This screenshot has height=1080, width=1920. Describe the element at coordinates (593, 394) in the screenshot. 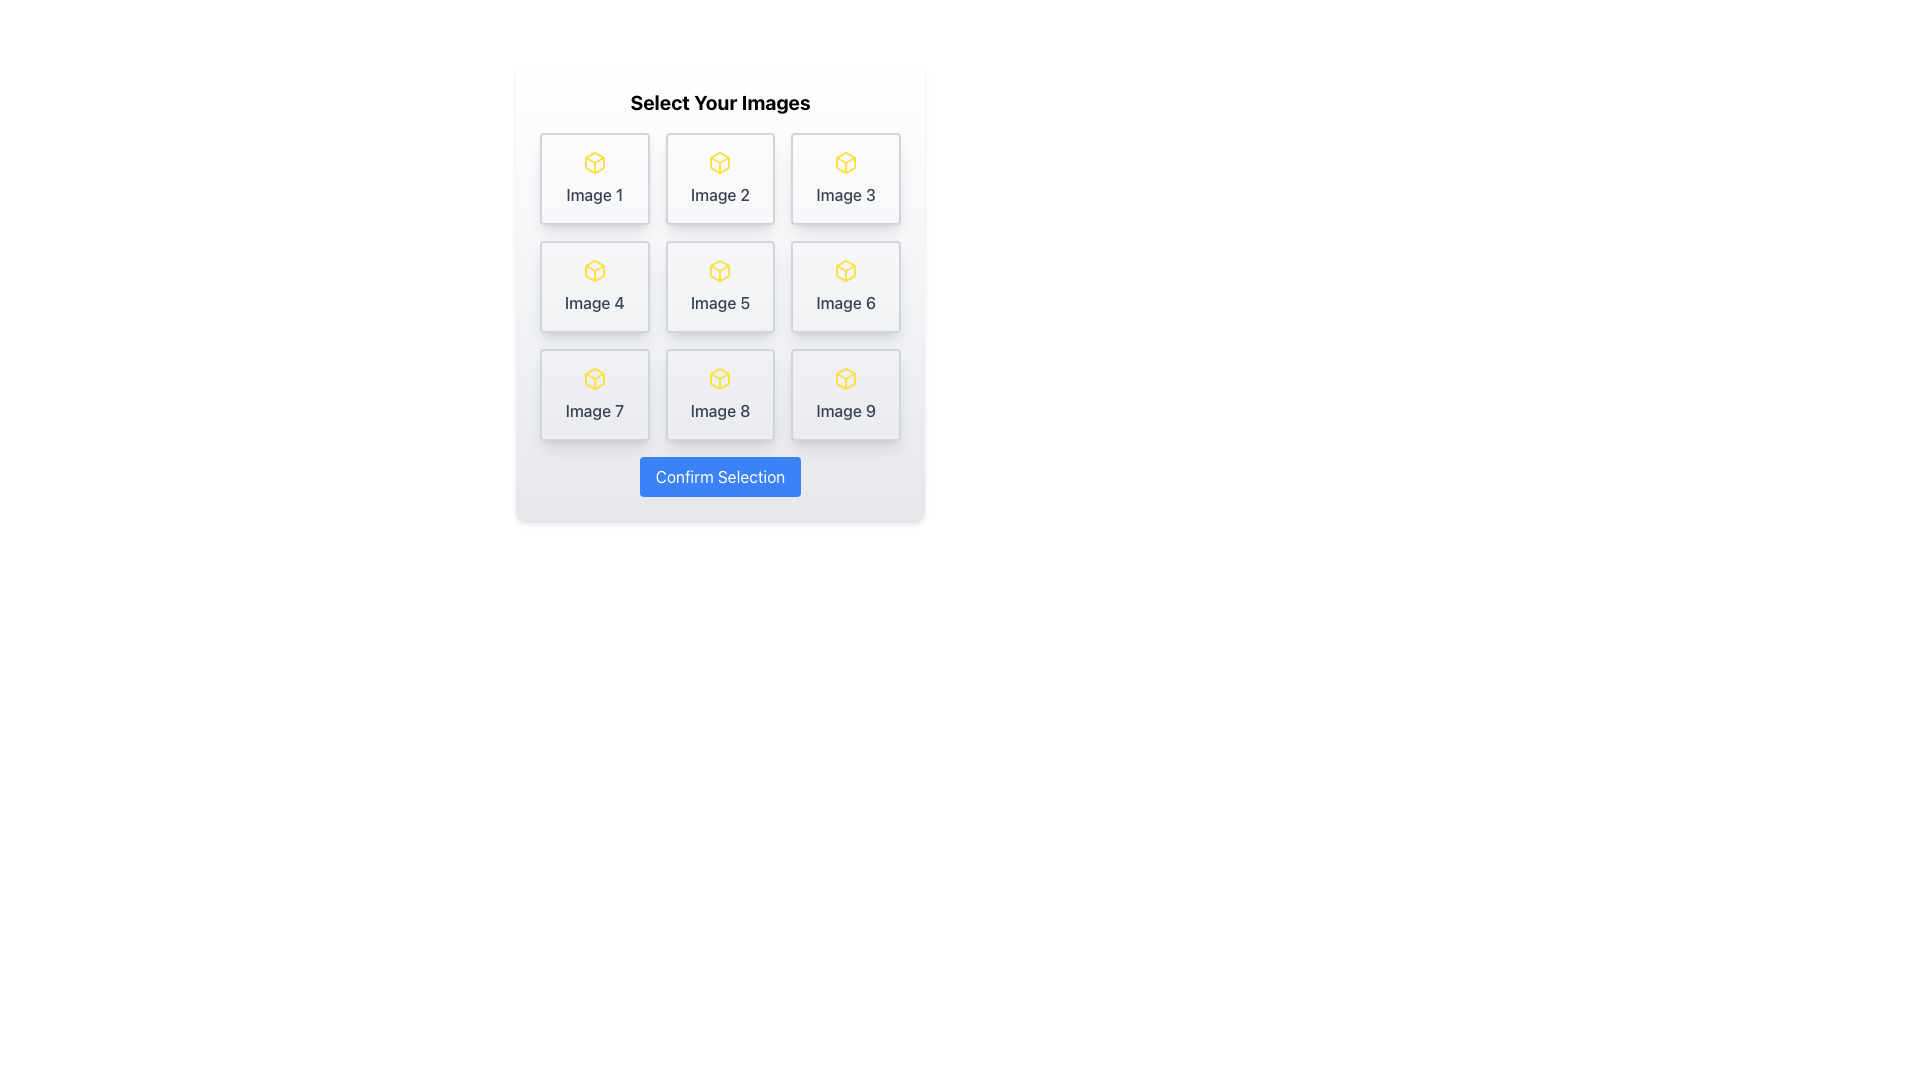

I see `to select the grid item labeled 'Image 7' which has a light grey background, rounded corners, and a yellow cube icon at the top-center` at that location.